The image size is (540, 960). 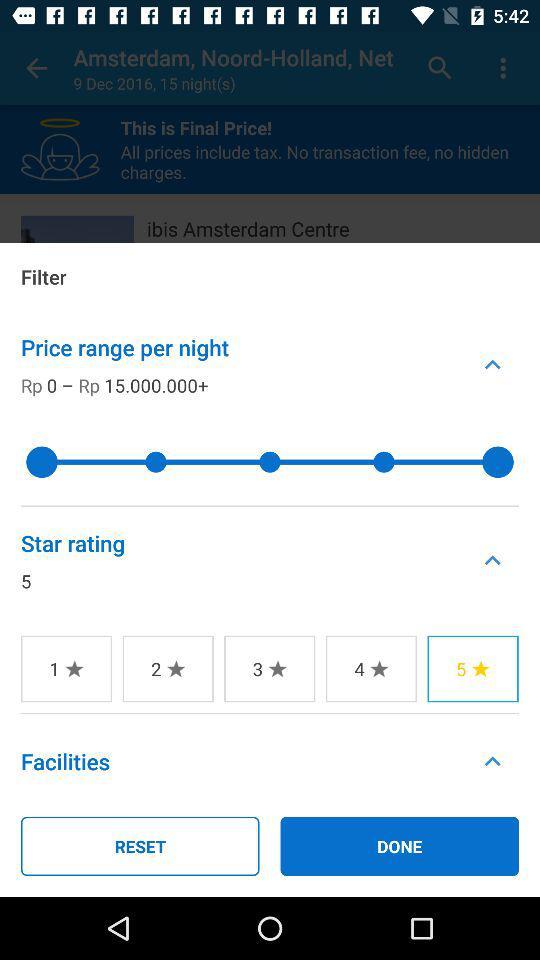 What do you see at coordinates (399, 845) in the screenshot?
I see `done` at bounding box center [399, 845].